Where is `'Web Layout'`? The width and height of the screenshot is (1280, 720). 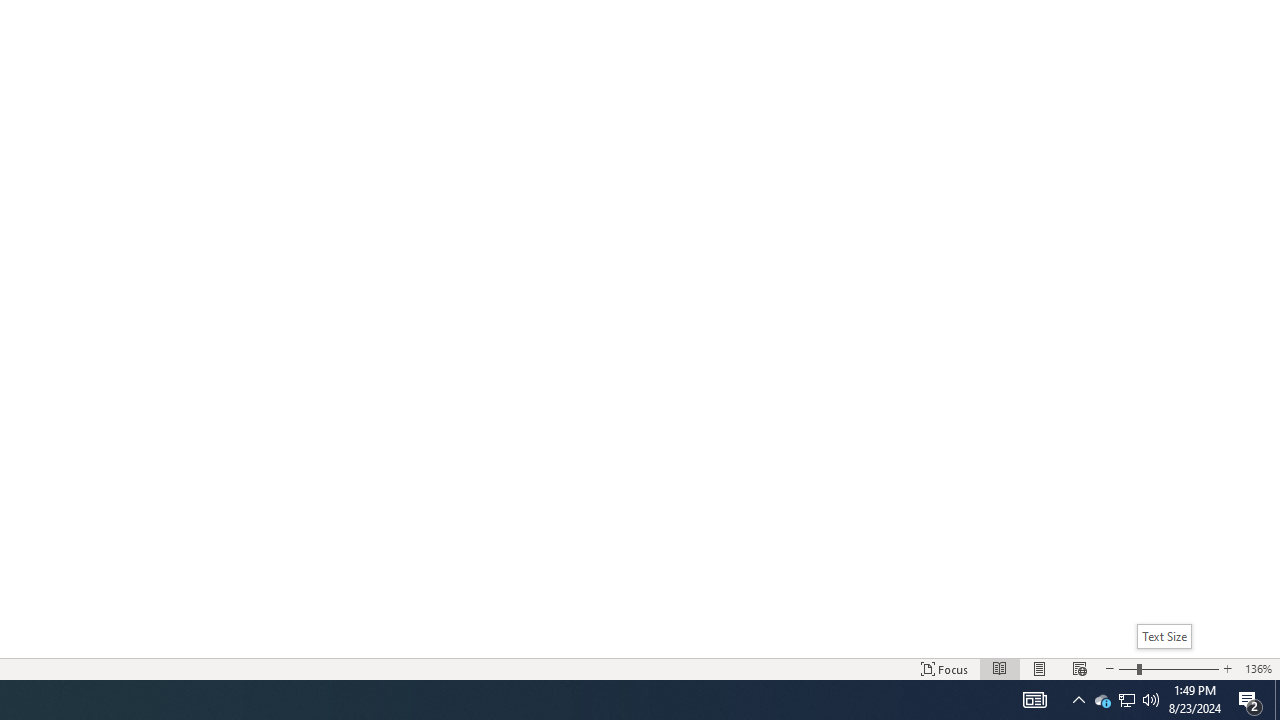
'Web Layout' is located at coordinates (1078, 669).